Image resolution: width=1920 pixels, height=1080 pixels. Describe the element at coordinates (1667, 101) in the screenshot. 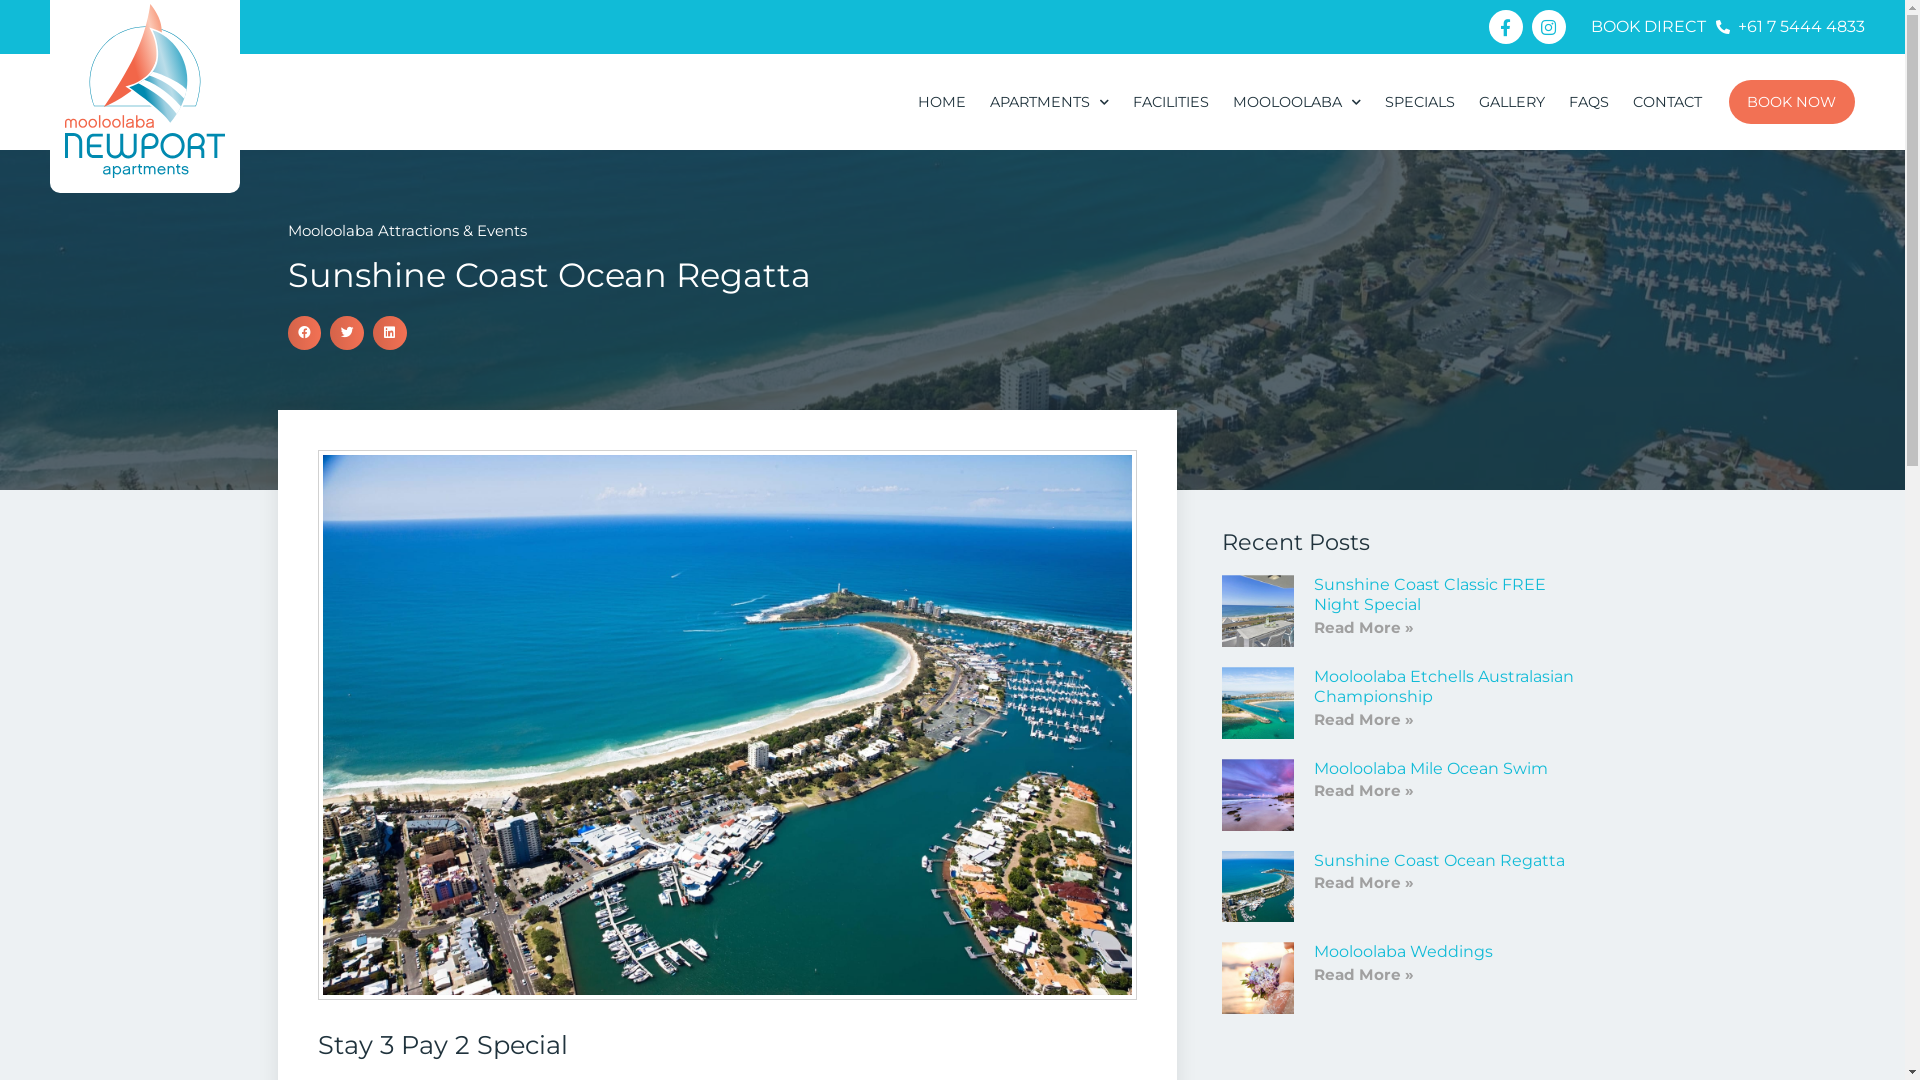

I see `'CONTACT'` at that location.